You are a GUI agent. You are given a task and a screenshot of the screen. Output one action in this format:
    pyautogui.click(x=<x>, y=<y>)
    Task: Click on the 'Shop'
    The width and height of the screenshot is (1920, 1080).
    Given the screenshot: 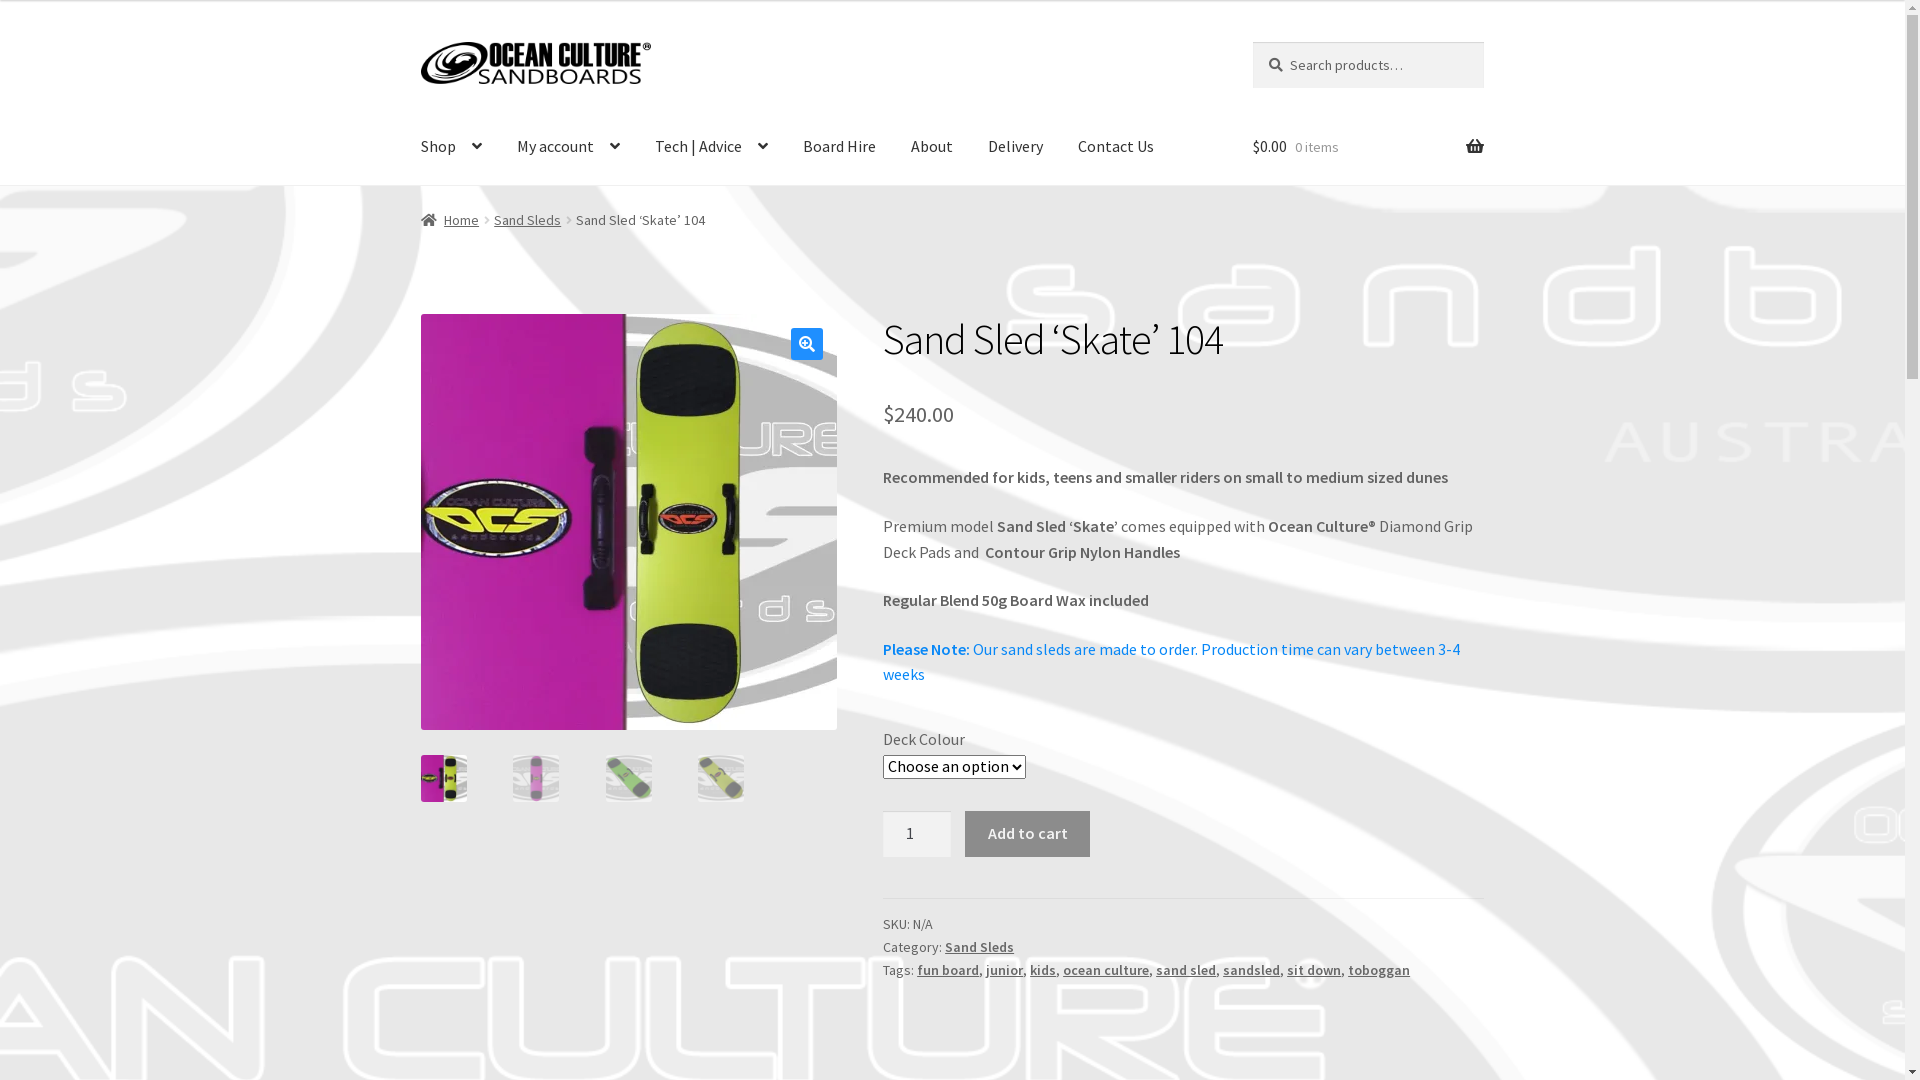 What is the action you would take?
    pyautogui.click(x=450, y=145)
    